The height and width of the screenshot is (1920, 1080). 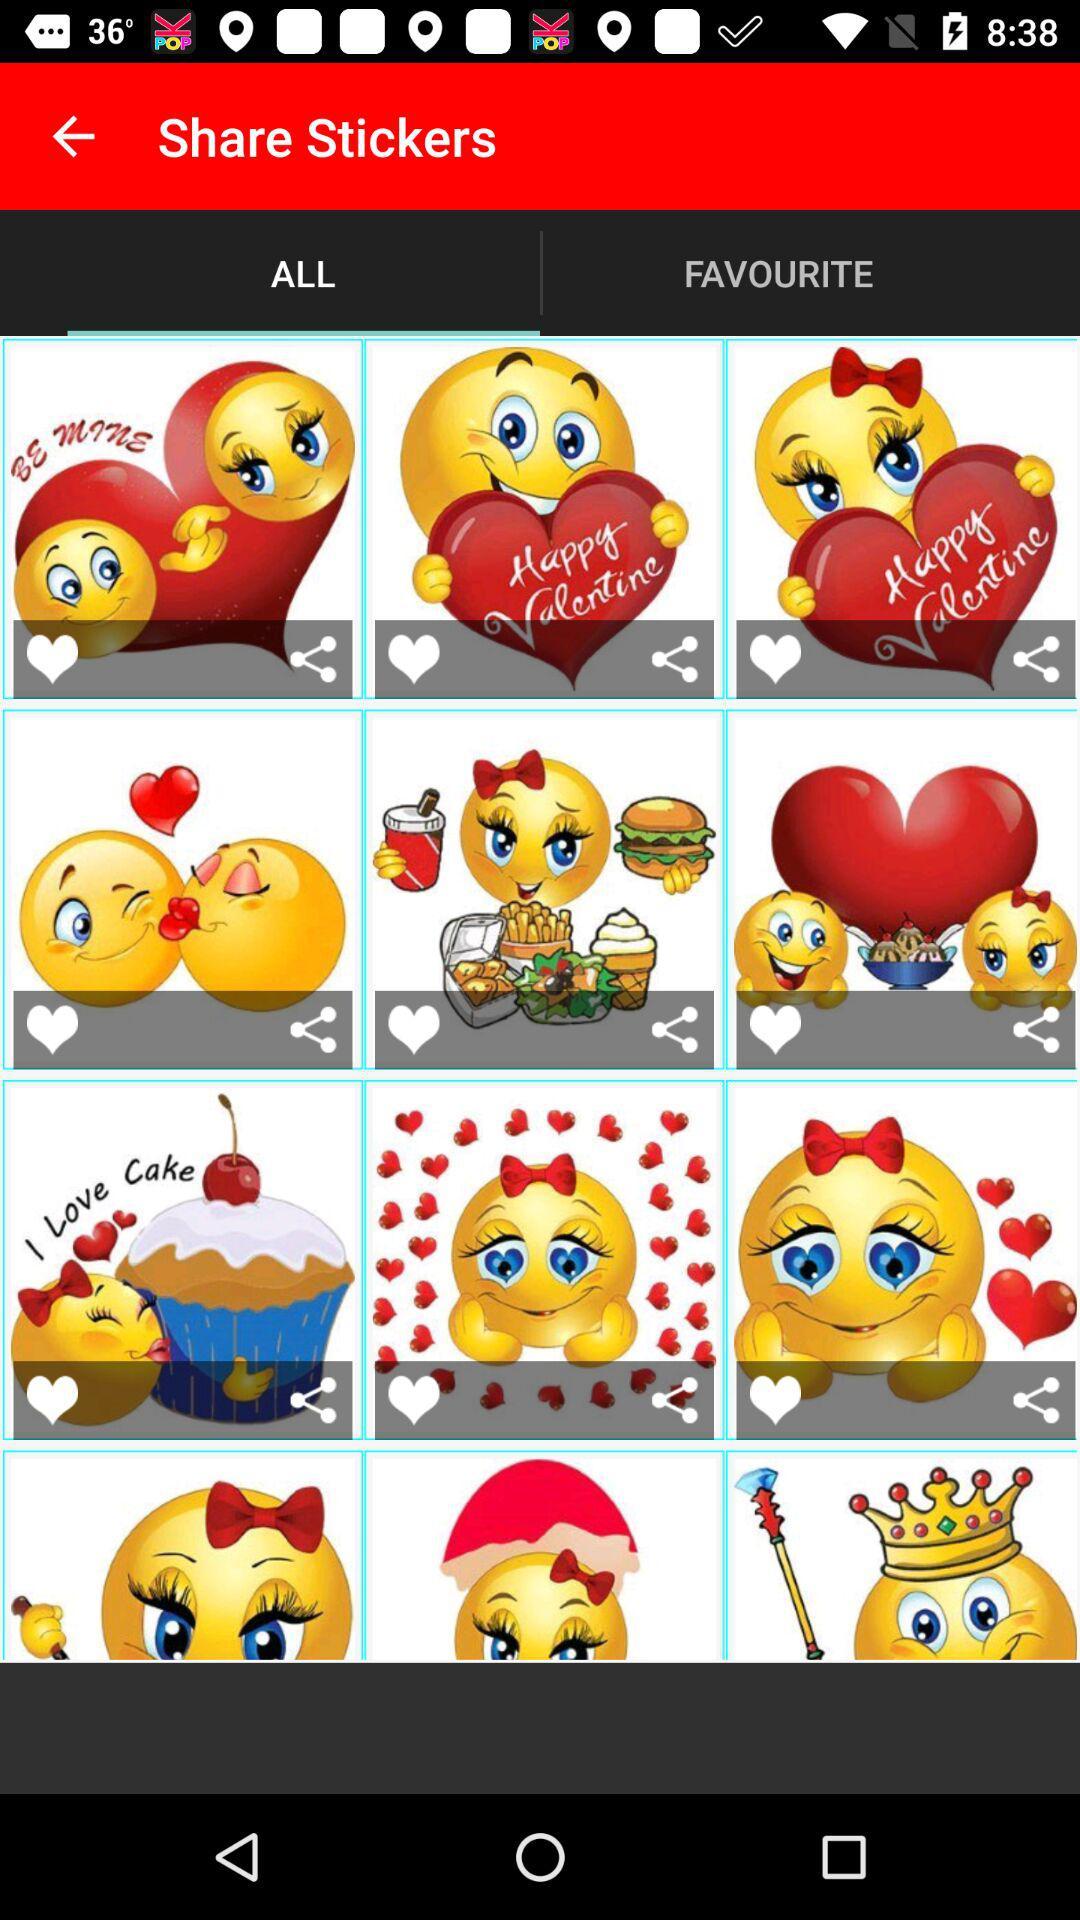 I want to click on share content, so click(x=1035, y=1399).